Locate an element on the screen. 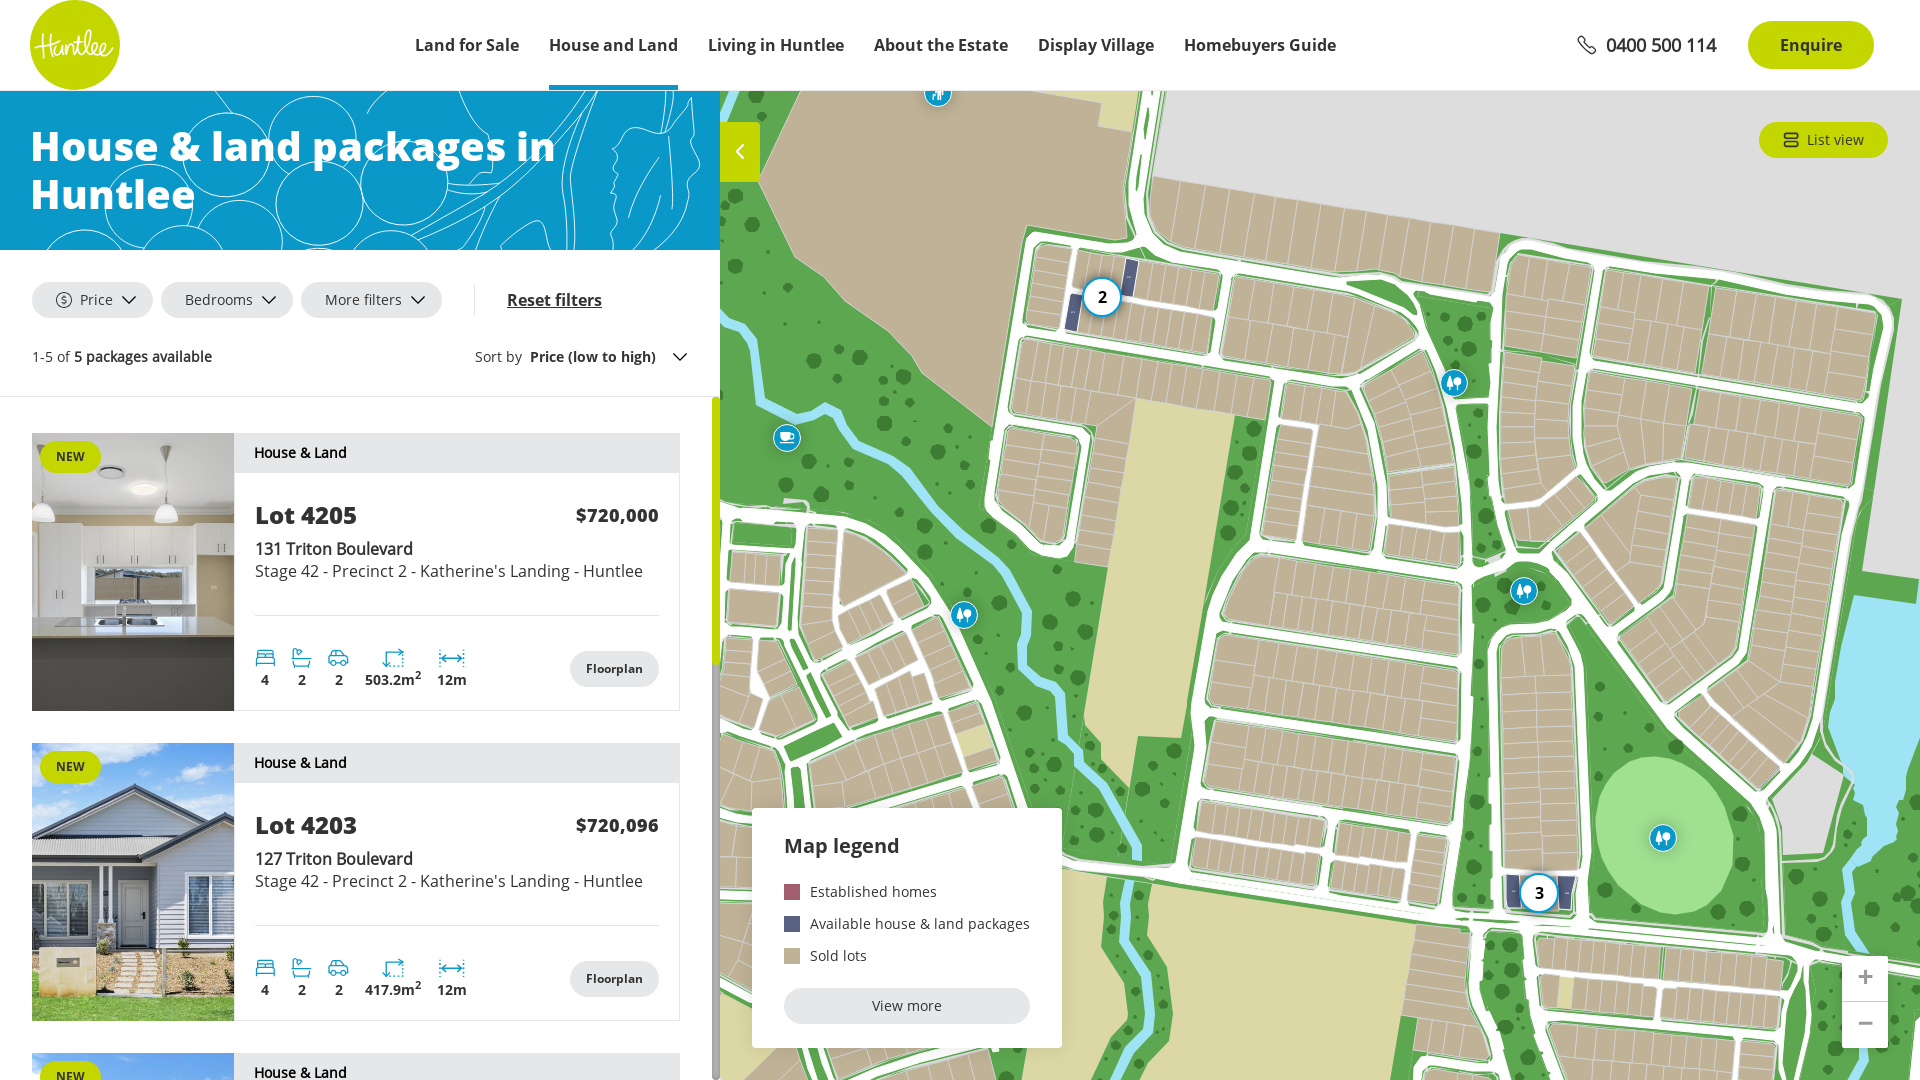  'List view' is located at coordinates (1757, 138).